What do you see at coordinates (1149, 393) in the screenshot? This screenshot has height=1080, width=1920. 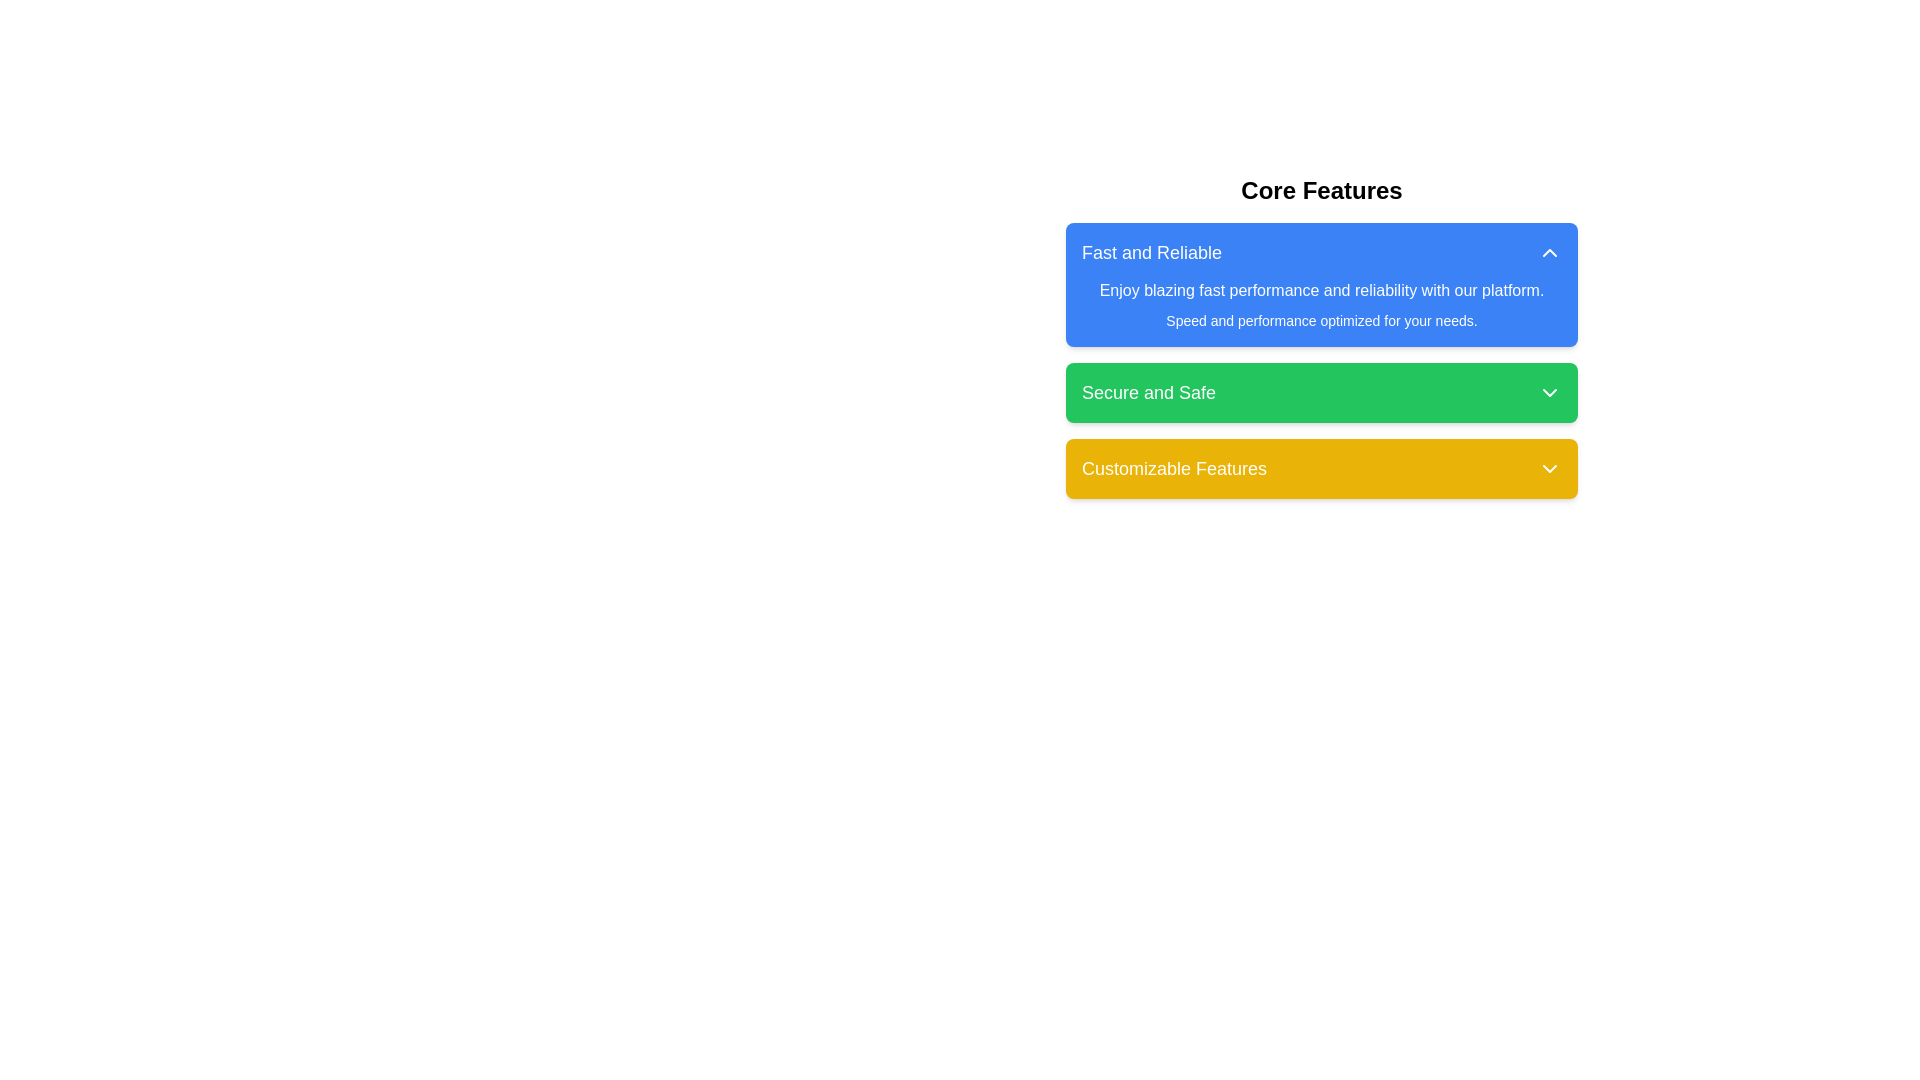 I see `the static text displaying 'Secure and Safe' which is located in a green background box, positioned between 'Fast and Reliable' and 'Customizable Features' in a vertical list` at bounding box center [1149, 393].